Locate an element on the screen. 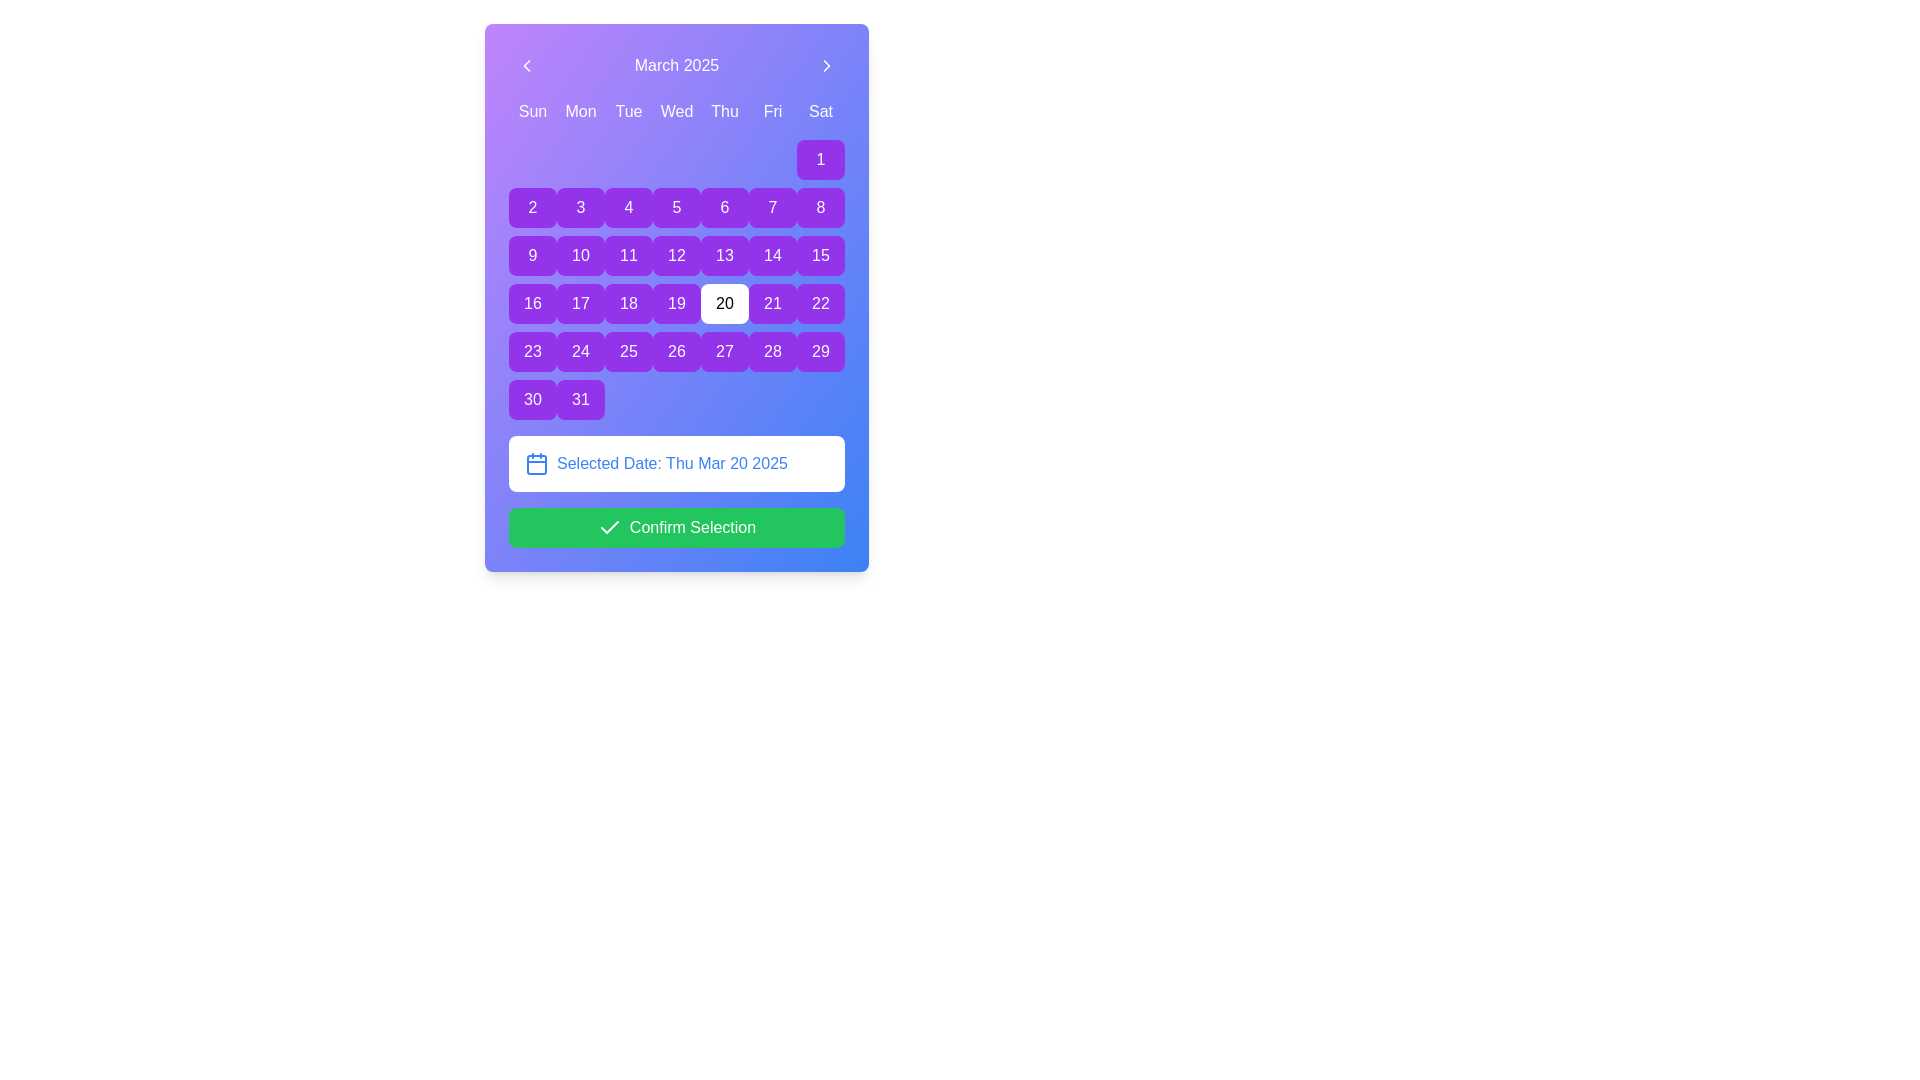 This screenshot has width=1920, height=1080. the button representing the 29th day of the month in the calendar grid is located at coordinates (820, 350).